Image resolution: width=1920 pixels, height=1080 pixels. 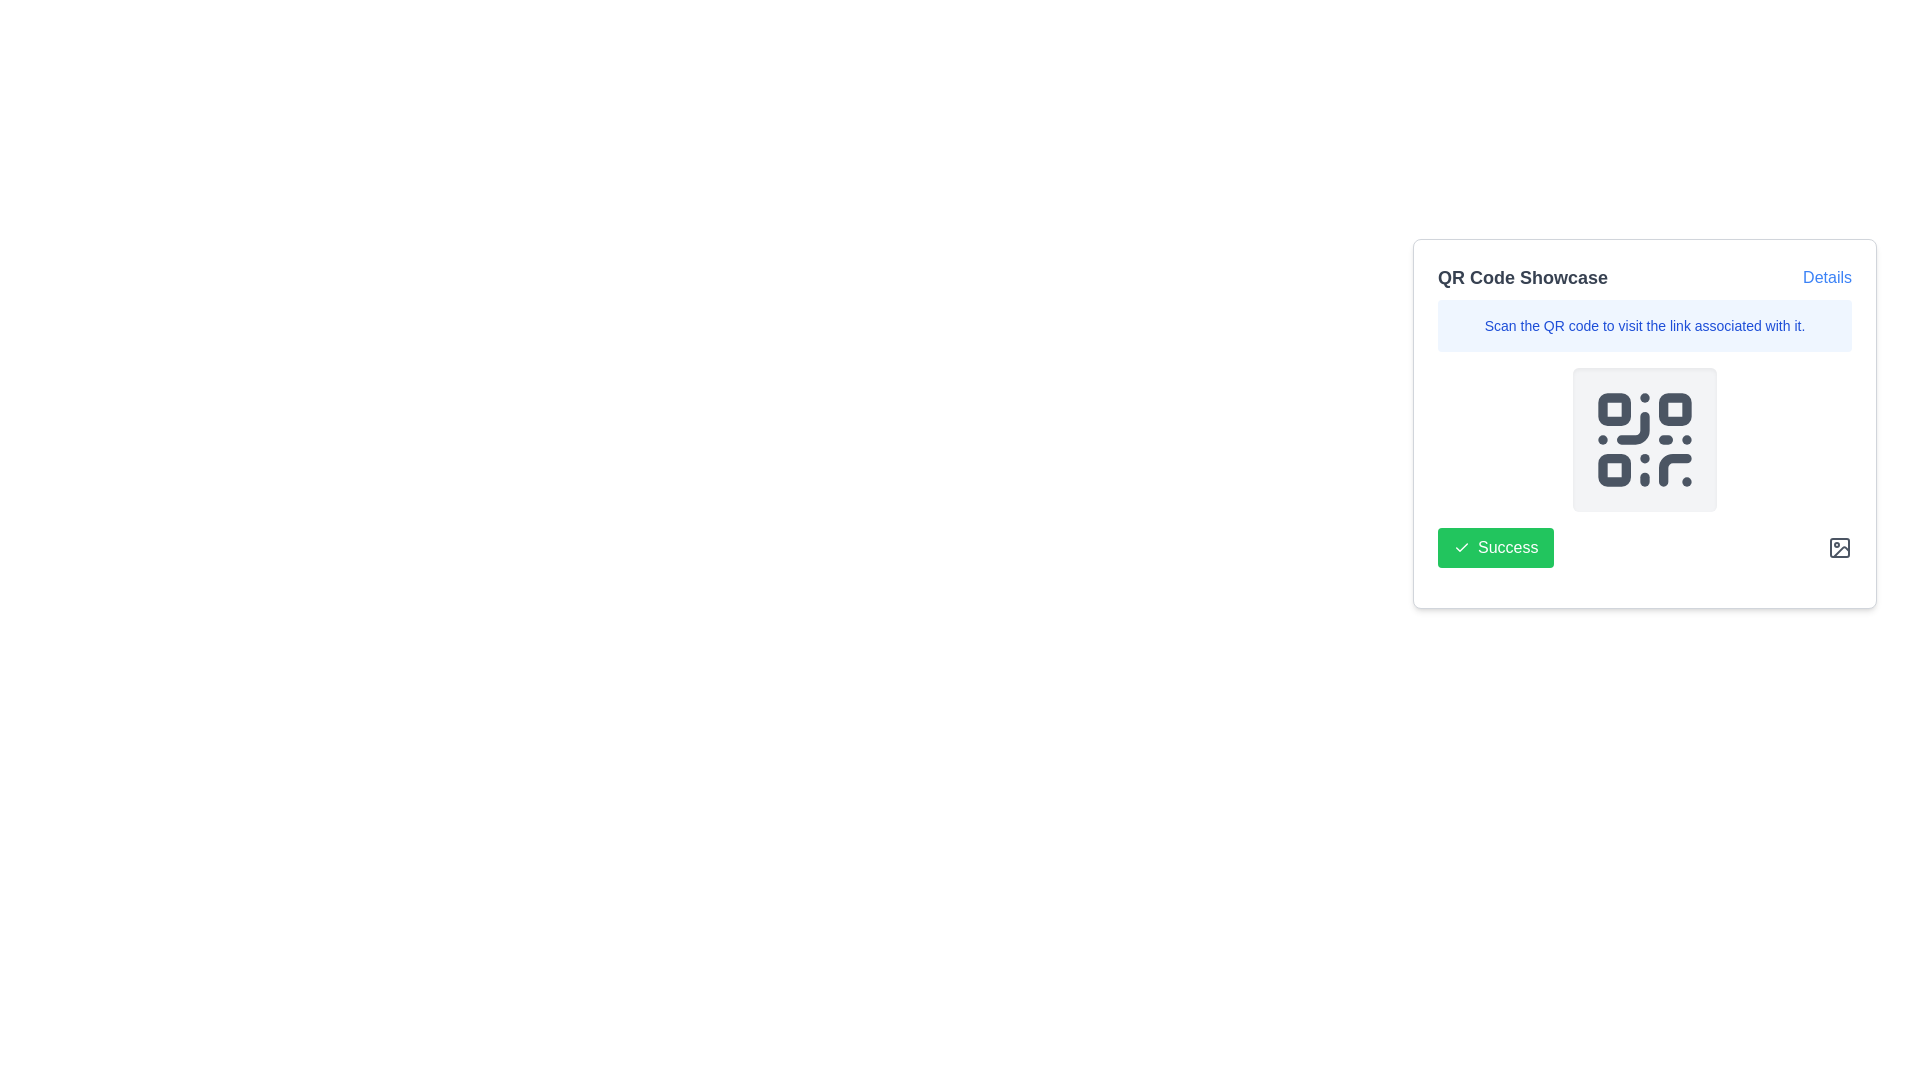 What do you see at coordinates (1839, 547) in the screenshot?
I see `the icon in the bottom-right corner of the 'QR Code Showcase' card to change its color for feedback` at bounding box center [1839, 547].